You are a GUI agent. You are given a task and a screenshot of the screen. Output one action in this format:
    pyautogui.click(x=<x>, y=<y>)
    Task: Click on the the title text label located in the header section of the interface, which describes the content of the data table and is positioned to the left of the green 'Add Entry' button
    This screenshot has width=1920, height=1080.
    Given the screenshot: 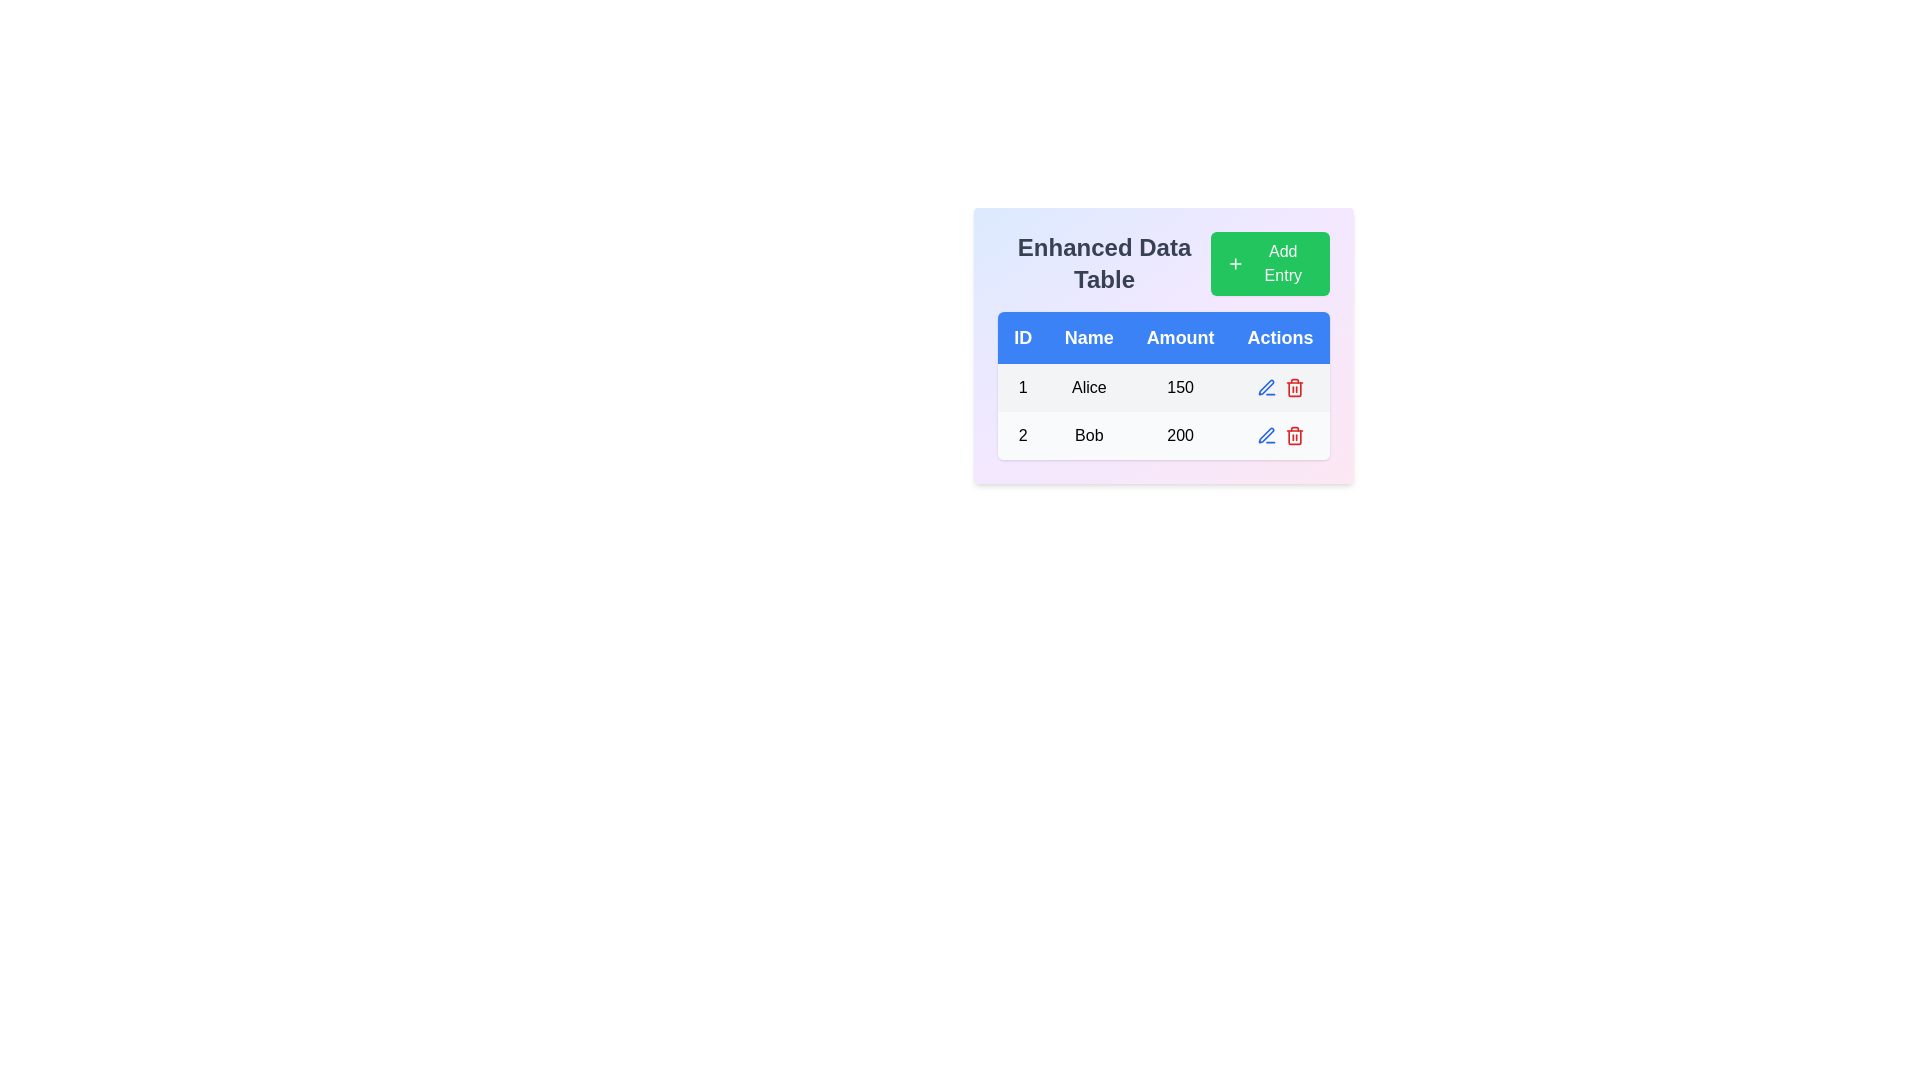 What is the action you would take?
    pyautogui.click(x=1103, y=262)
    